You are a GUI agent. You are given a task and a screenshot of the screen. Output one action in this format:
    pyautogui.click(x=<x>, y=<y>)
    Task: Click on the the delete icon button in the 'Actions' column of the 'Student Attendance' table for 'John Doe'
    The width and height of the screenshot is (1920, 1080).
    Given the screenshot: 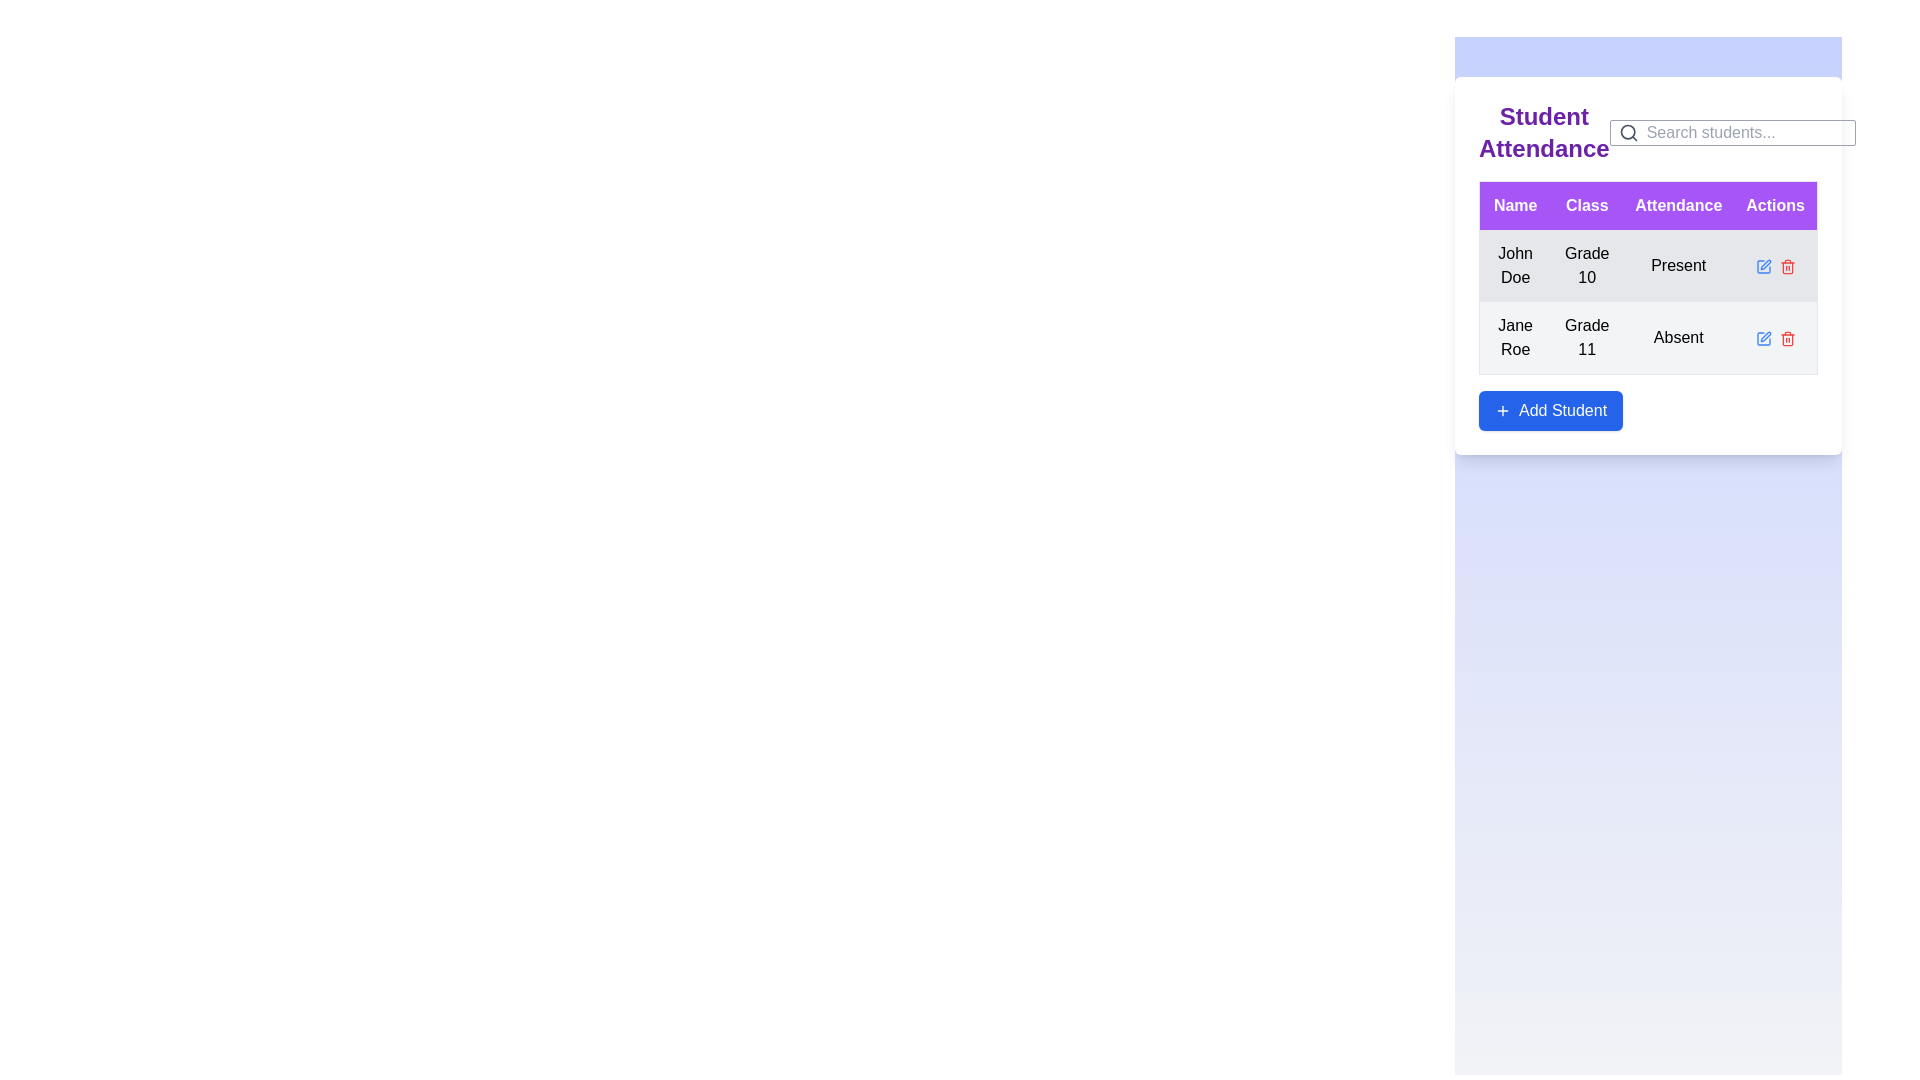 What is the action you would take?
    pyautogui.click(x=1787, y=265)
    